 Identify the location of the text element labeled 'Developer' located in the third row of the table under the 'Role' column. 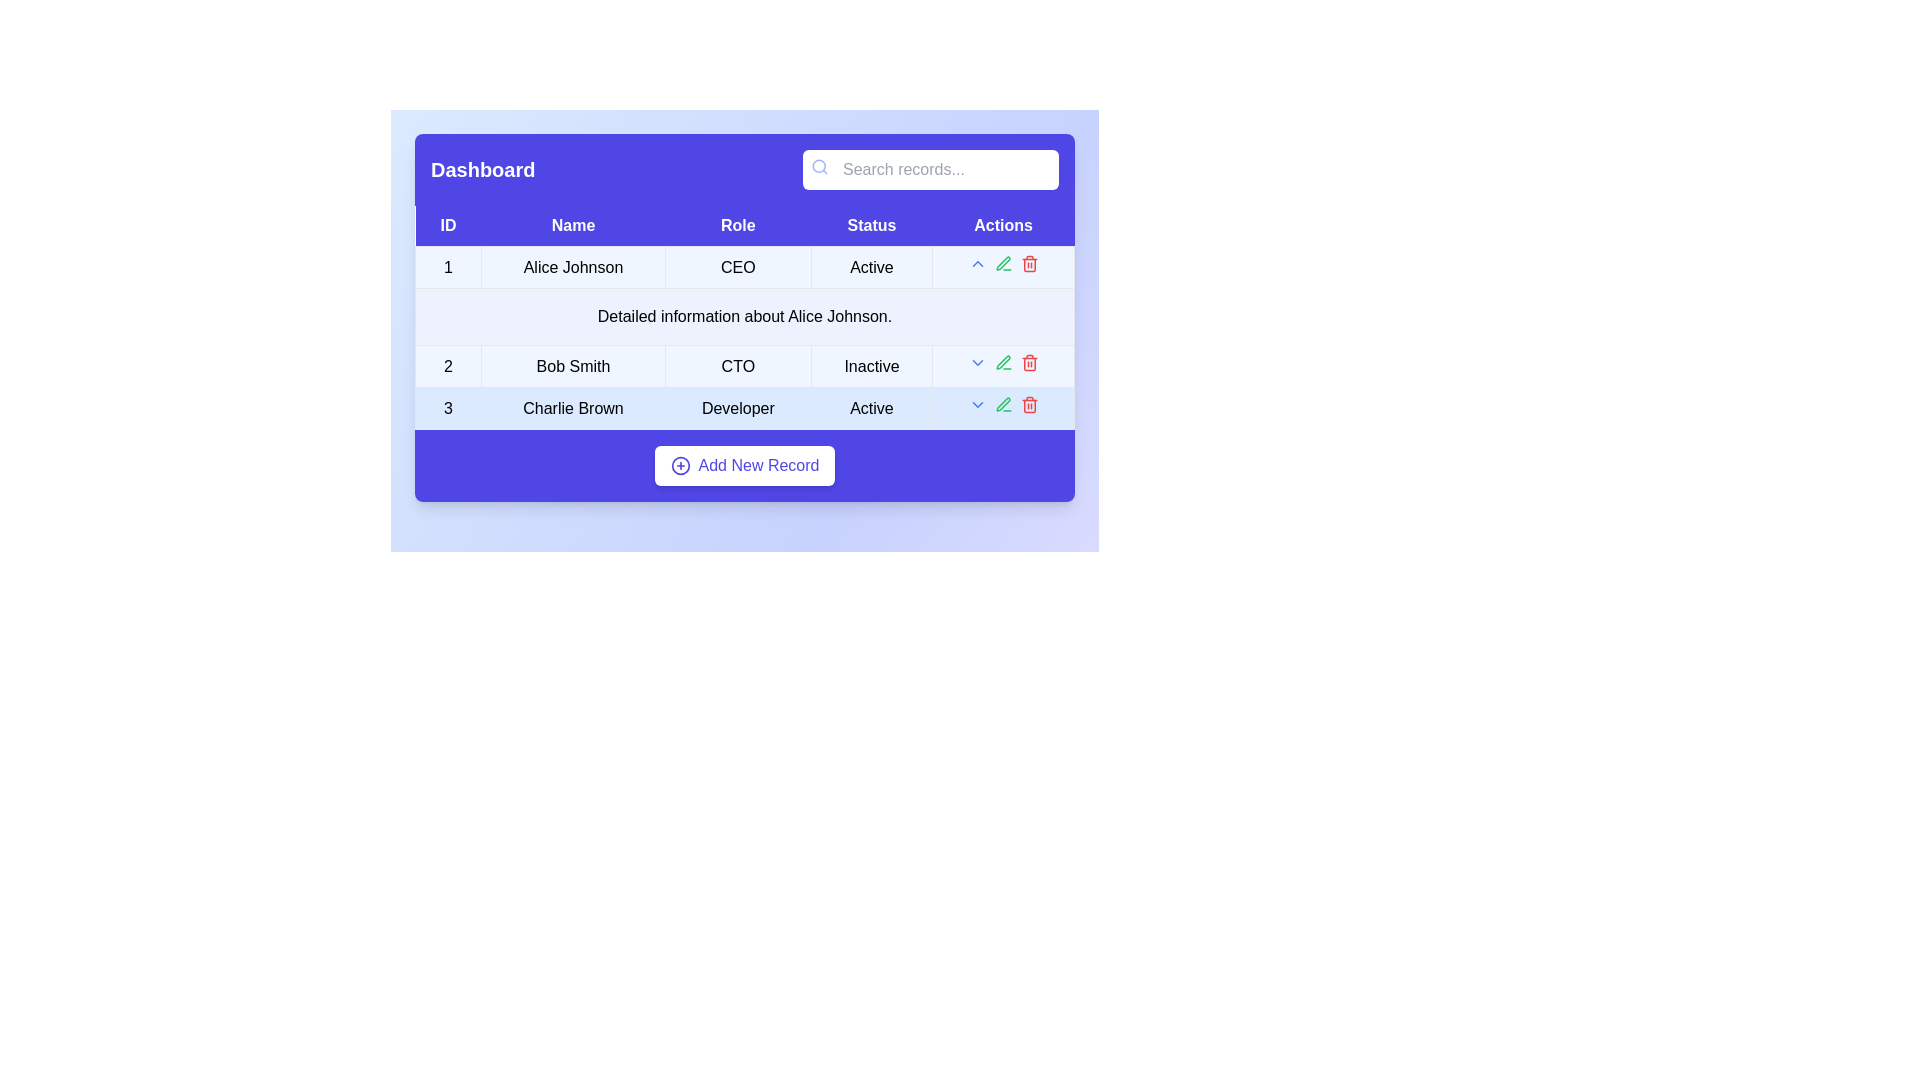
(737, 407).